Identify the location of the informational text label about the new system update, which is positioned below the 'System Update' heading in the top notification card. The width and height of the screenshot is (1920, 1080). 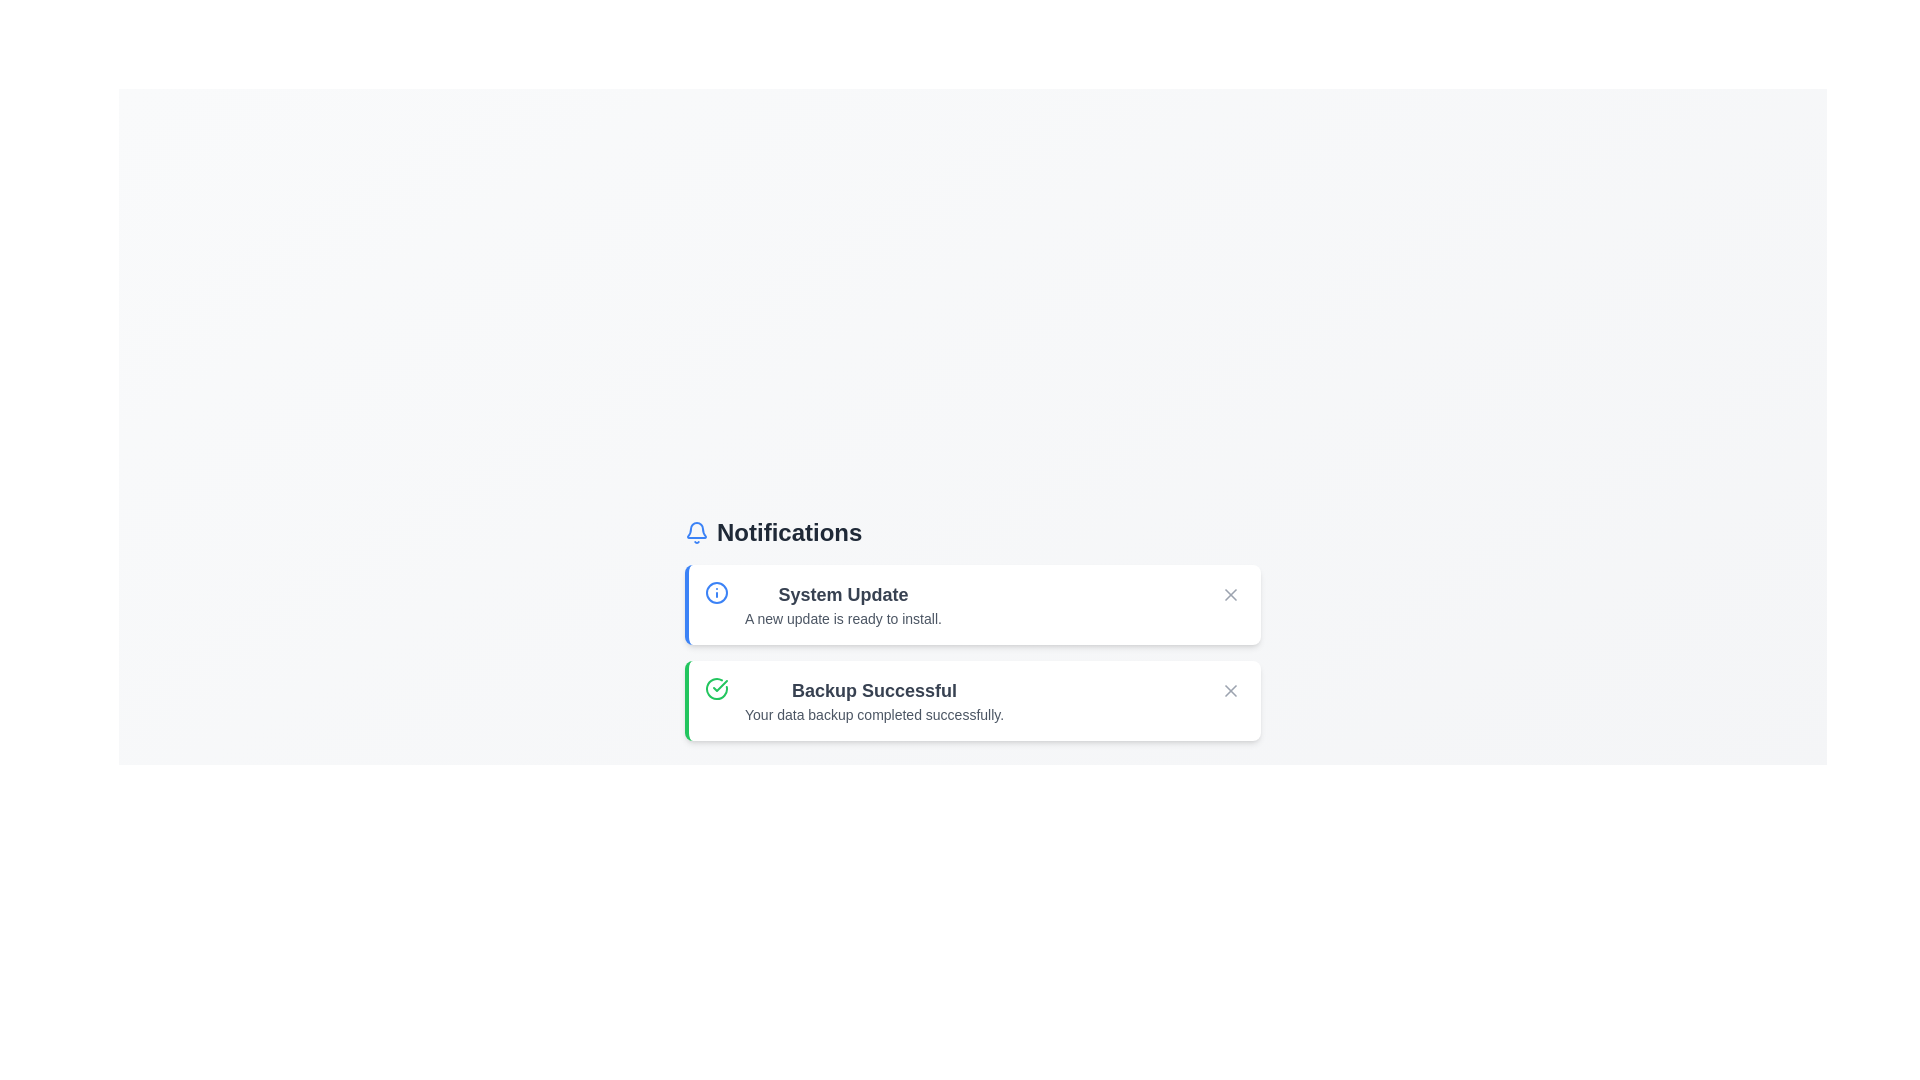
(843, 617).